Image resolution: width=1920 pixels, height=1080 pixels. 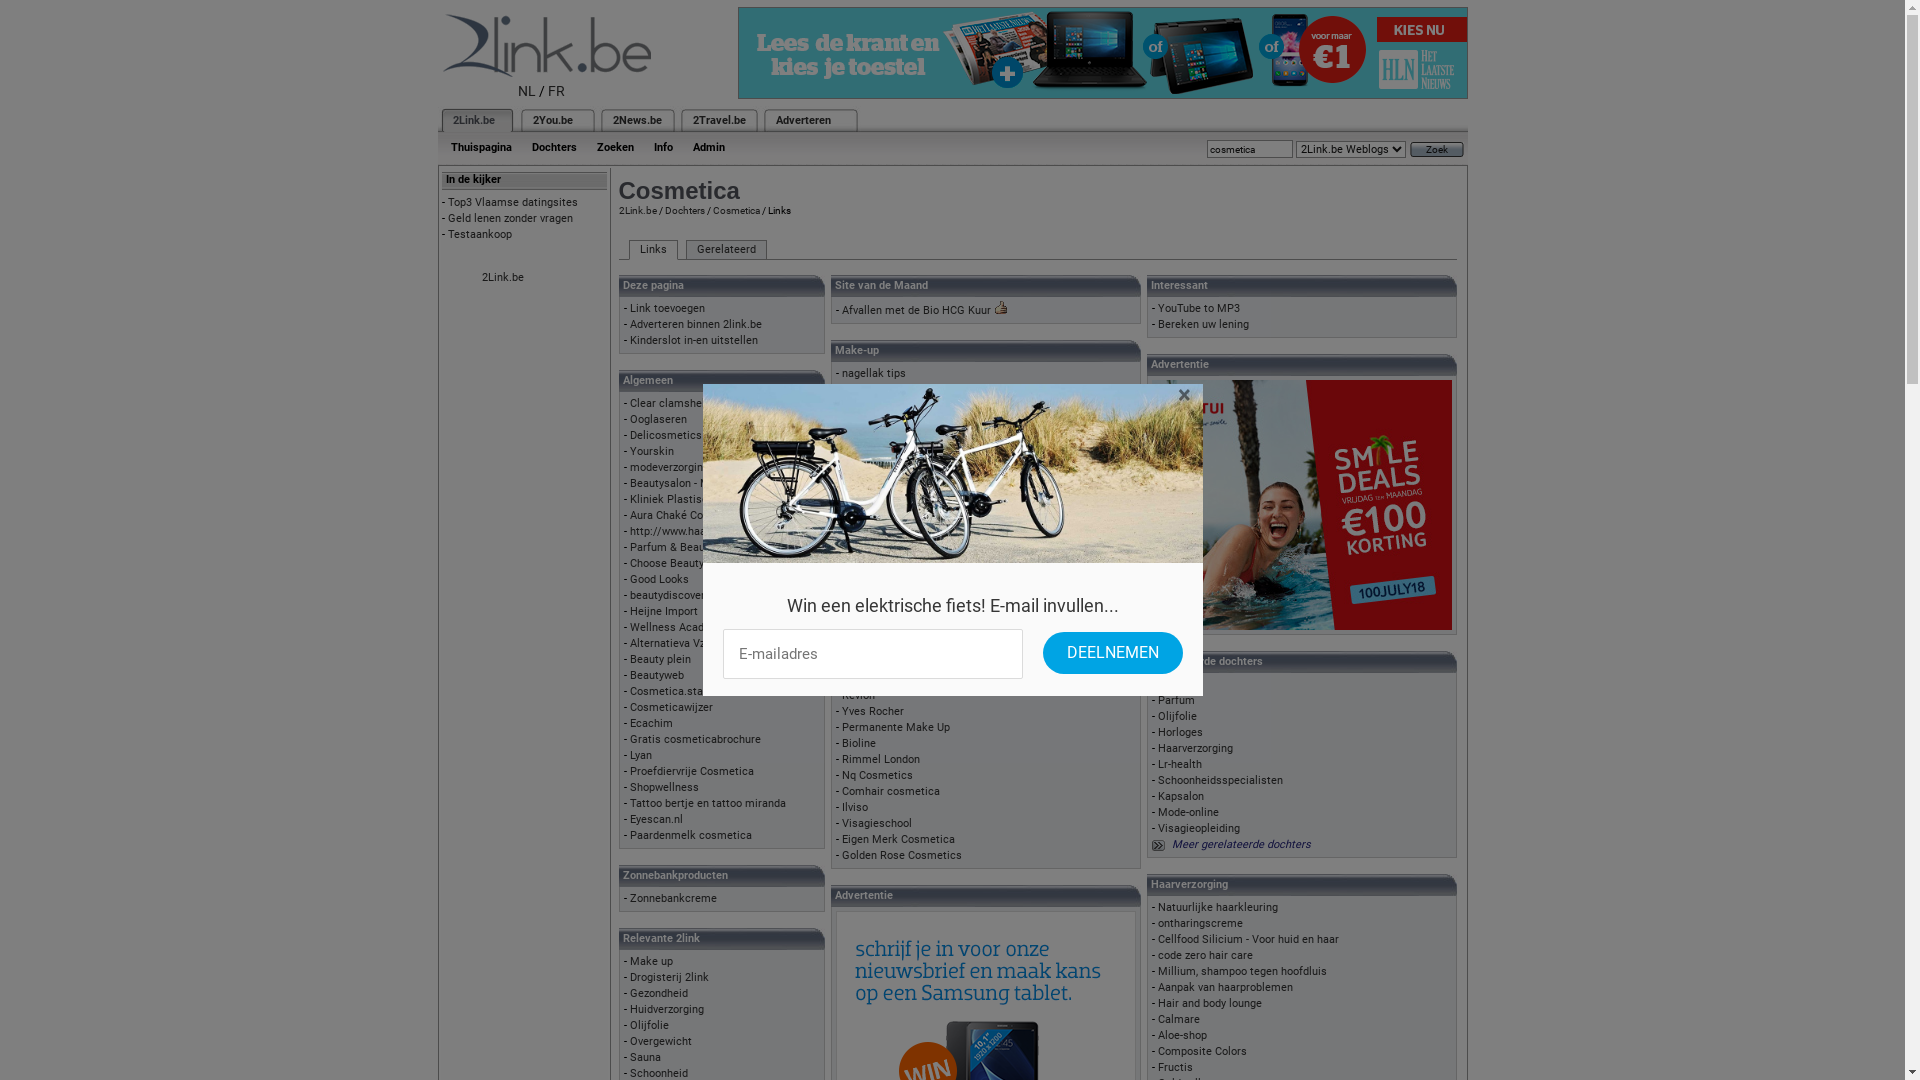 I want to click on 'Cosmeticawijzer', so click(x=628, y=706).